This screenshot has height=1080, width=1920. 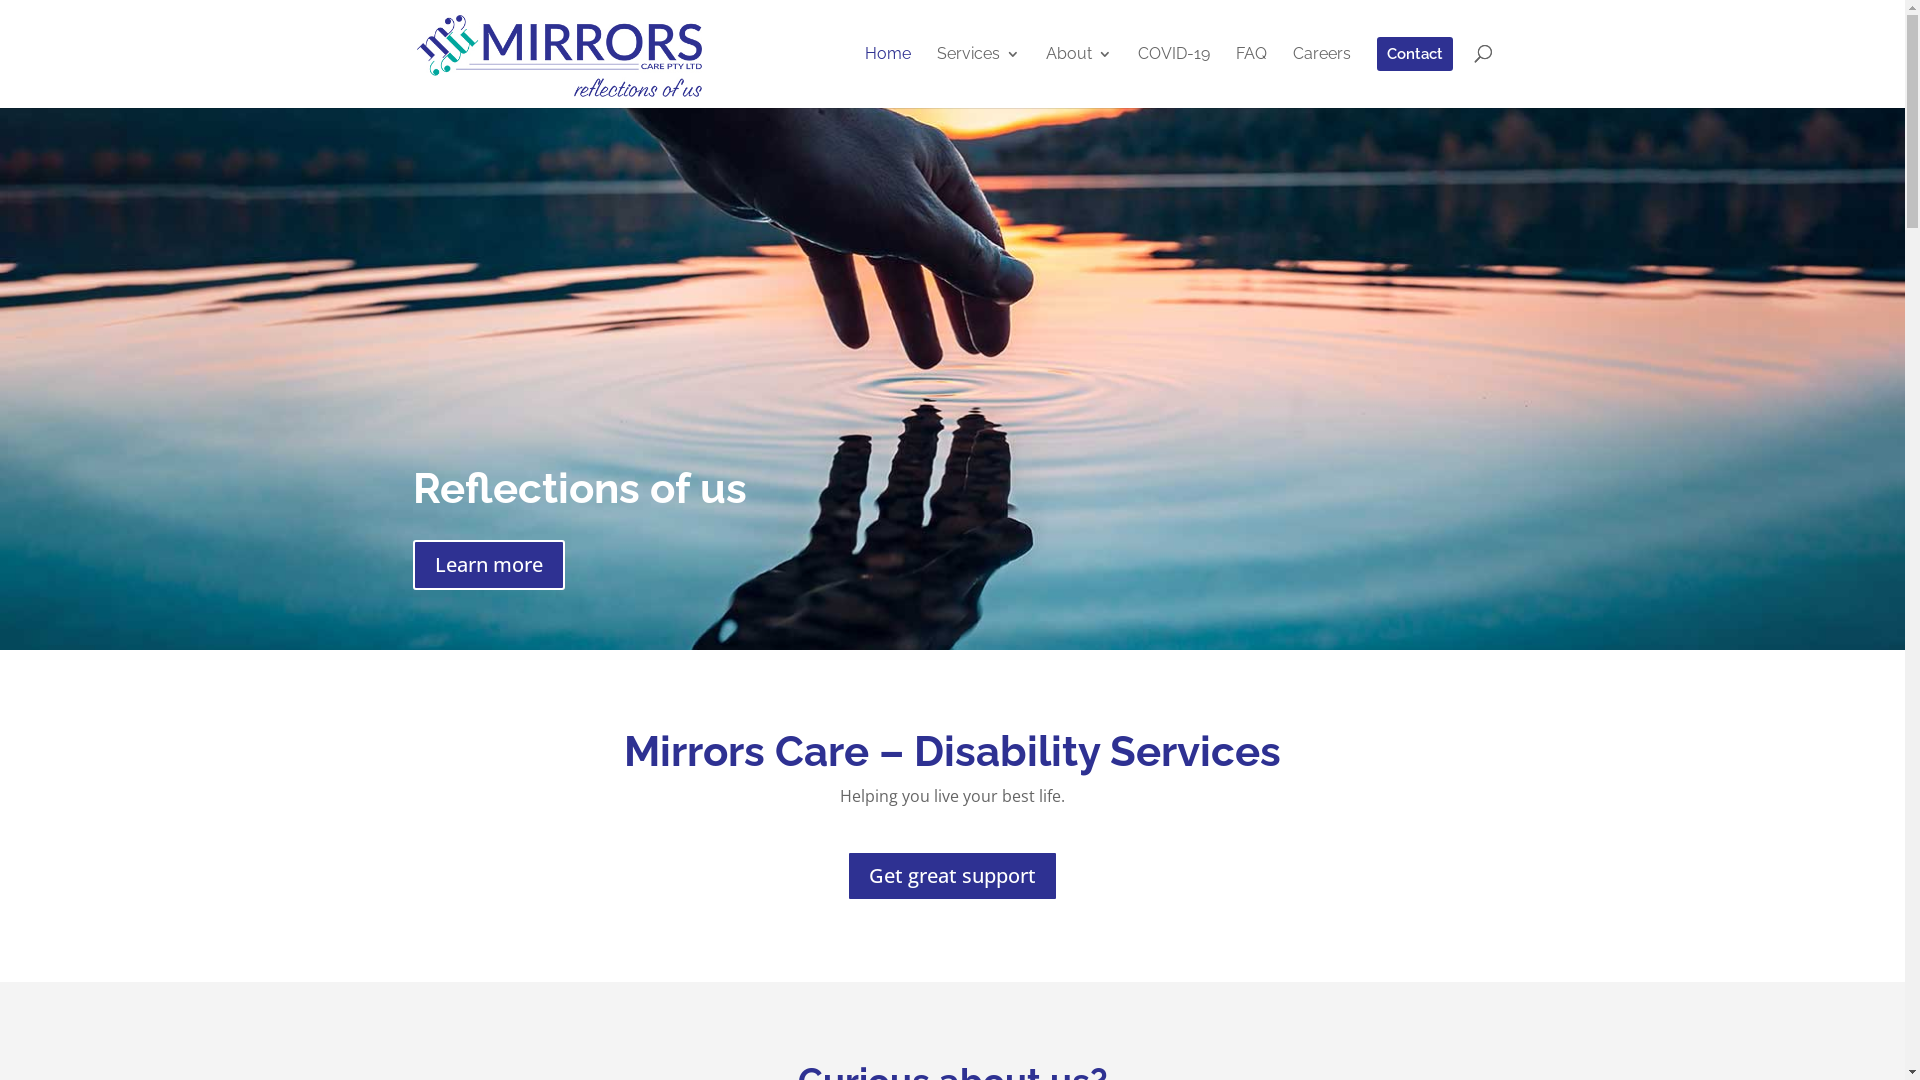 I want to click on 'Get great support', so click(x=951, y=874).